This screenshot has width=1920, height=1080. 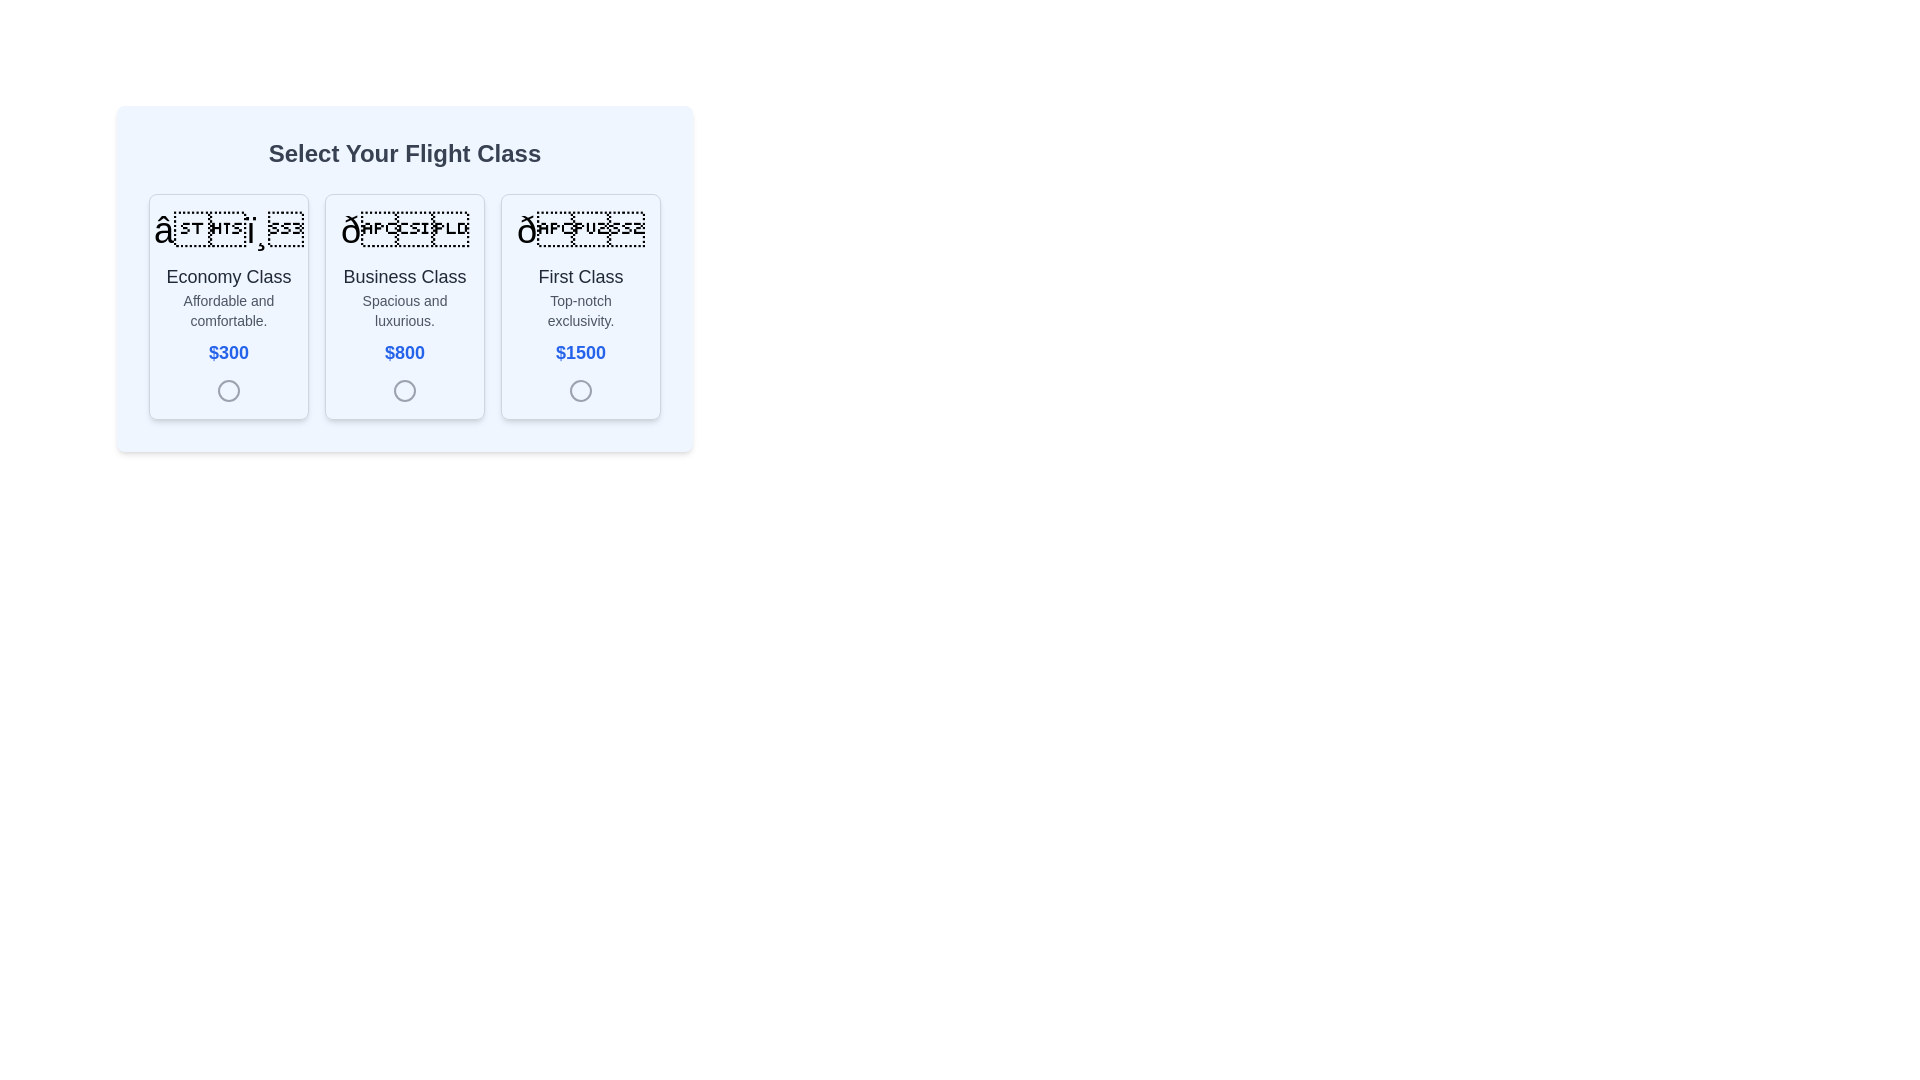 What do you see at coordinates (403, 311) in the screenshot?
I see `information displayed in the text label that says 'Spacious and luxurious.' located beneath the main title 'Business Class' in the second card layout` at bounding box center [403, 311].